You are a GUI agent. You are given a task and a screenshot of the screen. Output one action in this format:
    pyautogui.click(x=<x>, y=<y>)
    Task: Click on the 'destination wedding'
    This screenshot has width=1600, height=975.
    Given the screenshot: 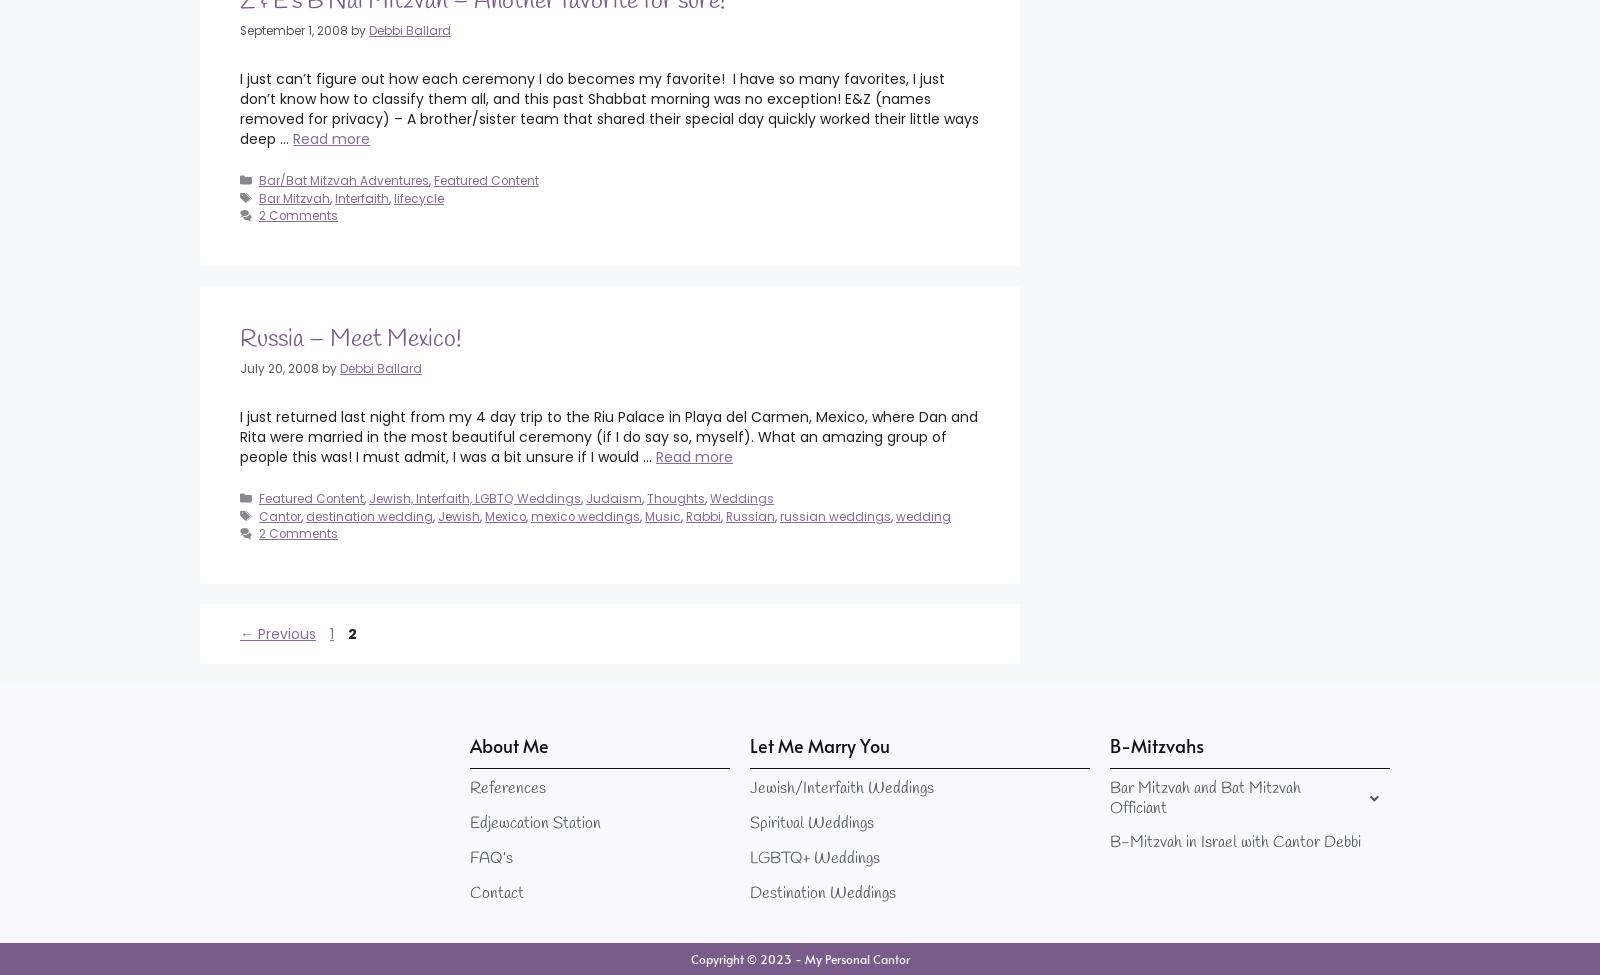 What is the action you would take?
    pyautogui.click(x=369, y=514)
    